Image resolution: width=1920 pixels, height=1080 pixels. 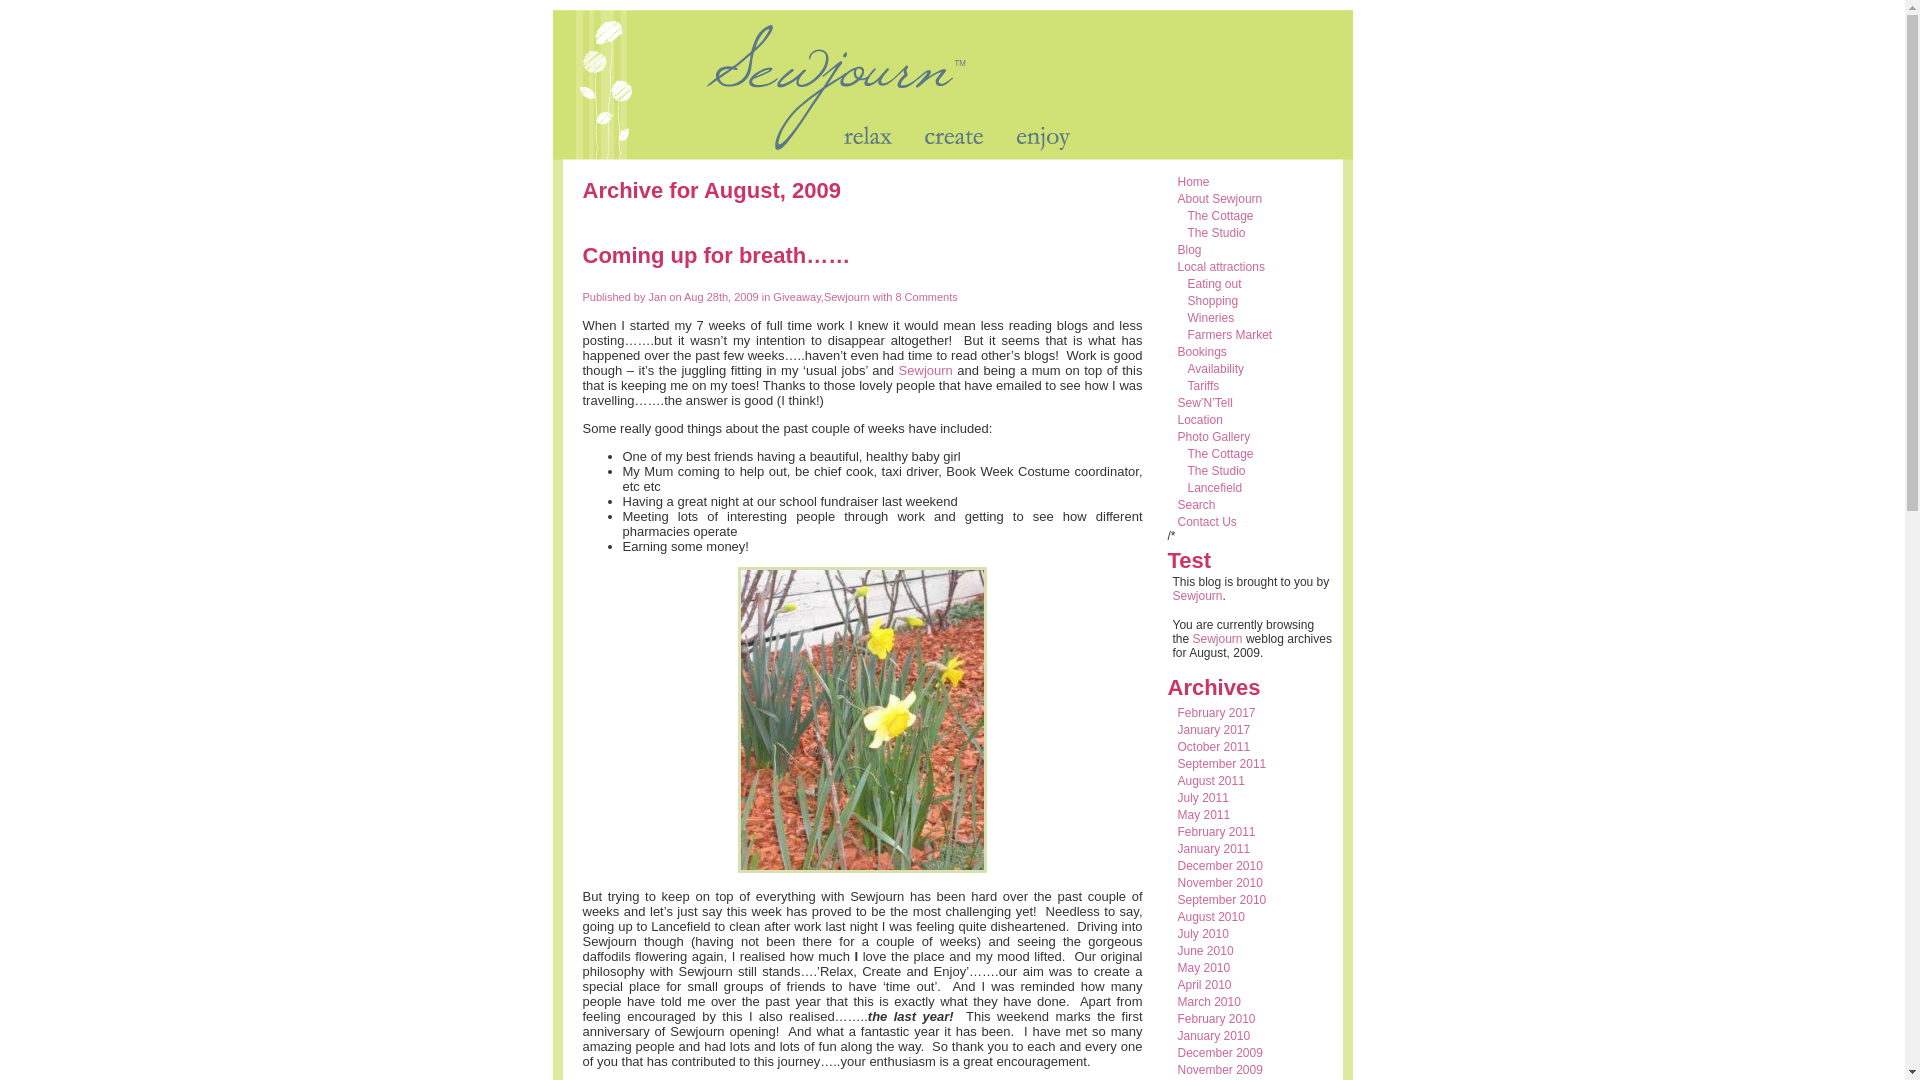 What do you see at coordinates (1213, 435) in the screenshot?
I see `'Photo Gallery'` at bounding box center [1213, 435].